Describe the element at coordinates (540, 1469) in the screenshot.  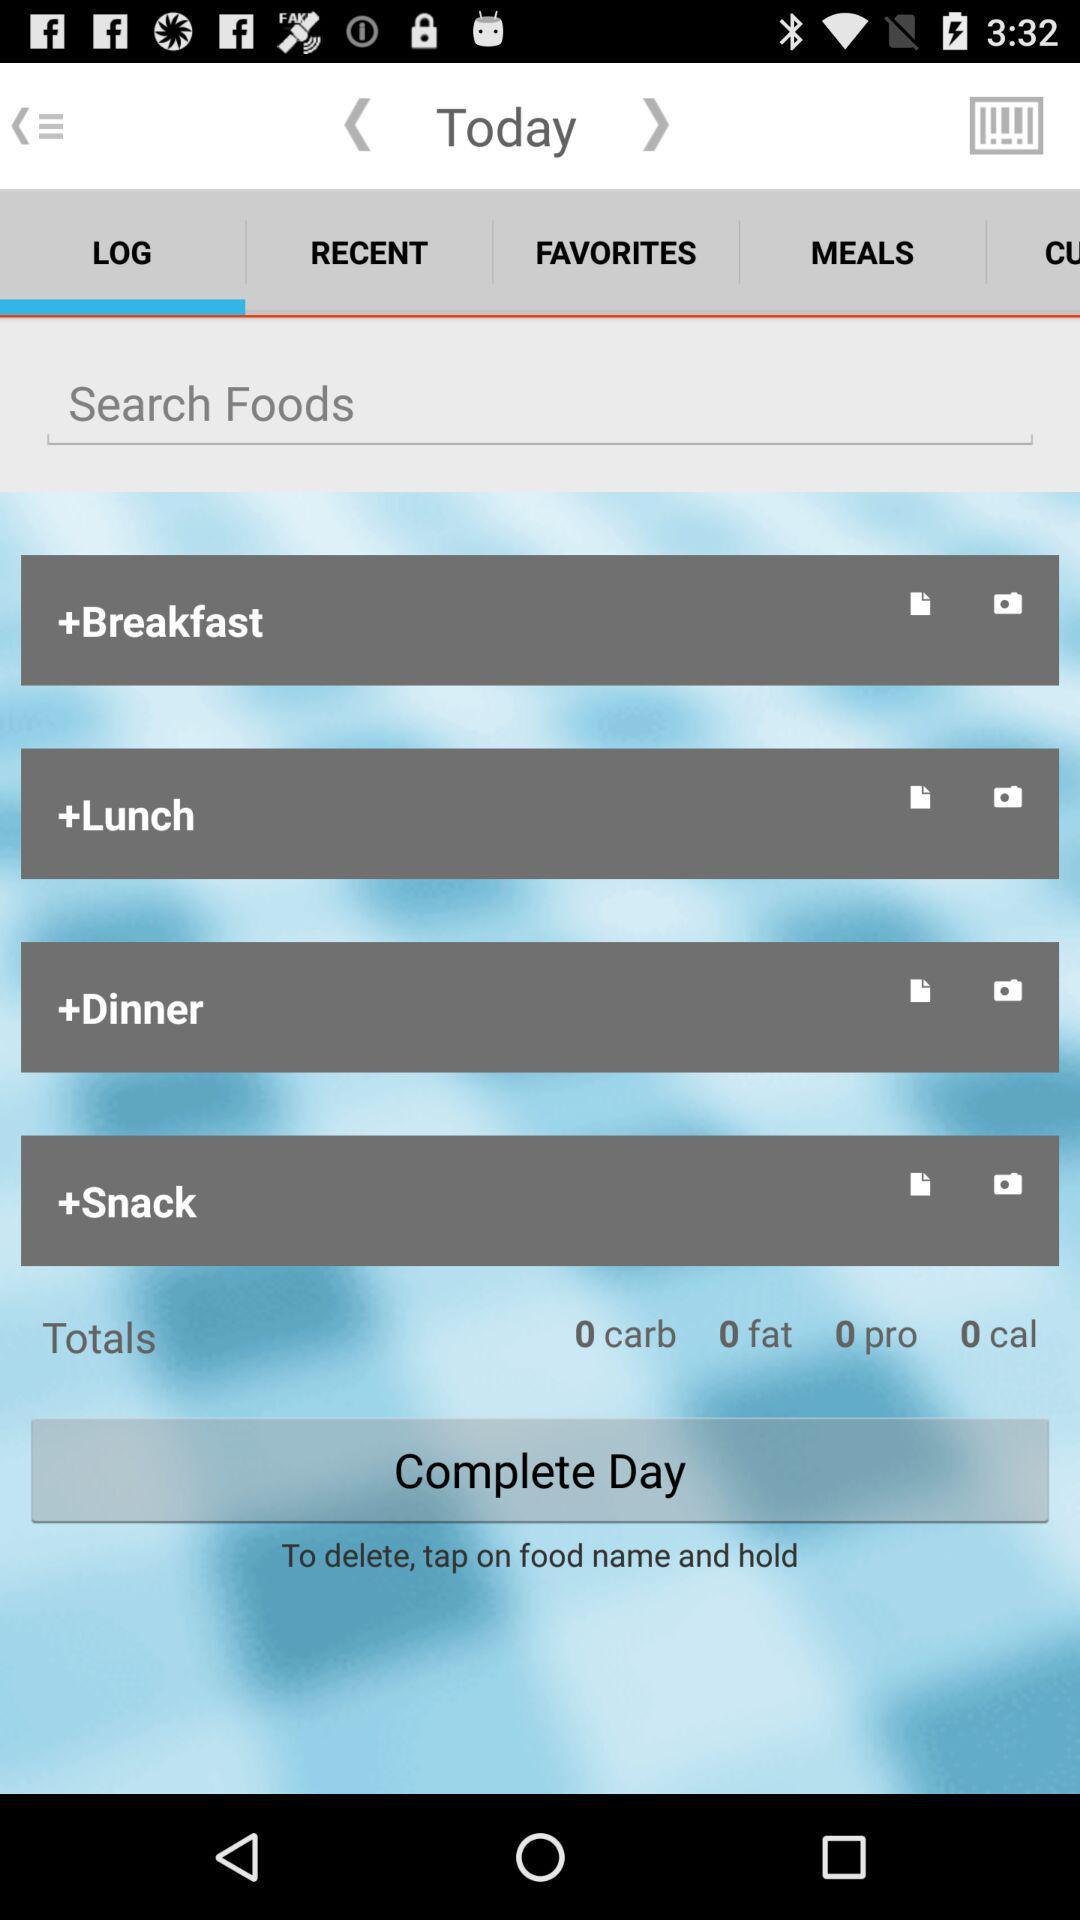
I see `the text complete day` at that location.